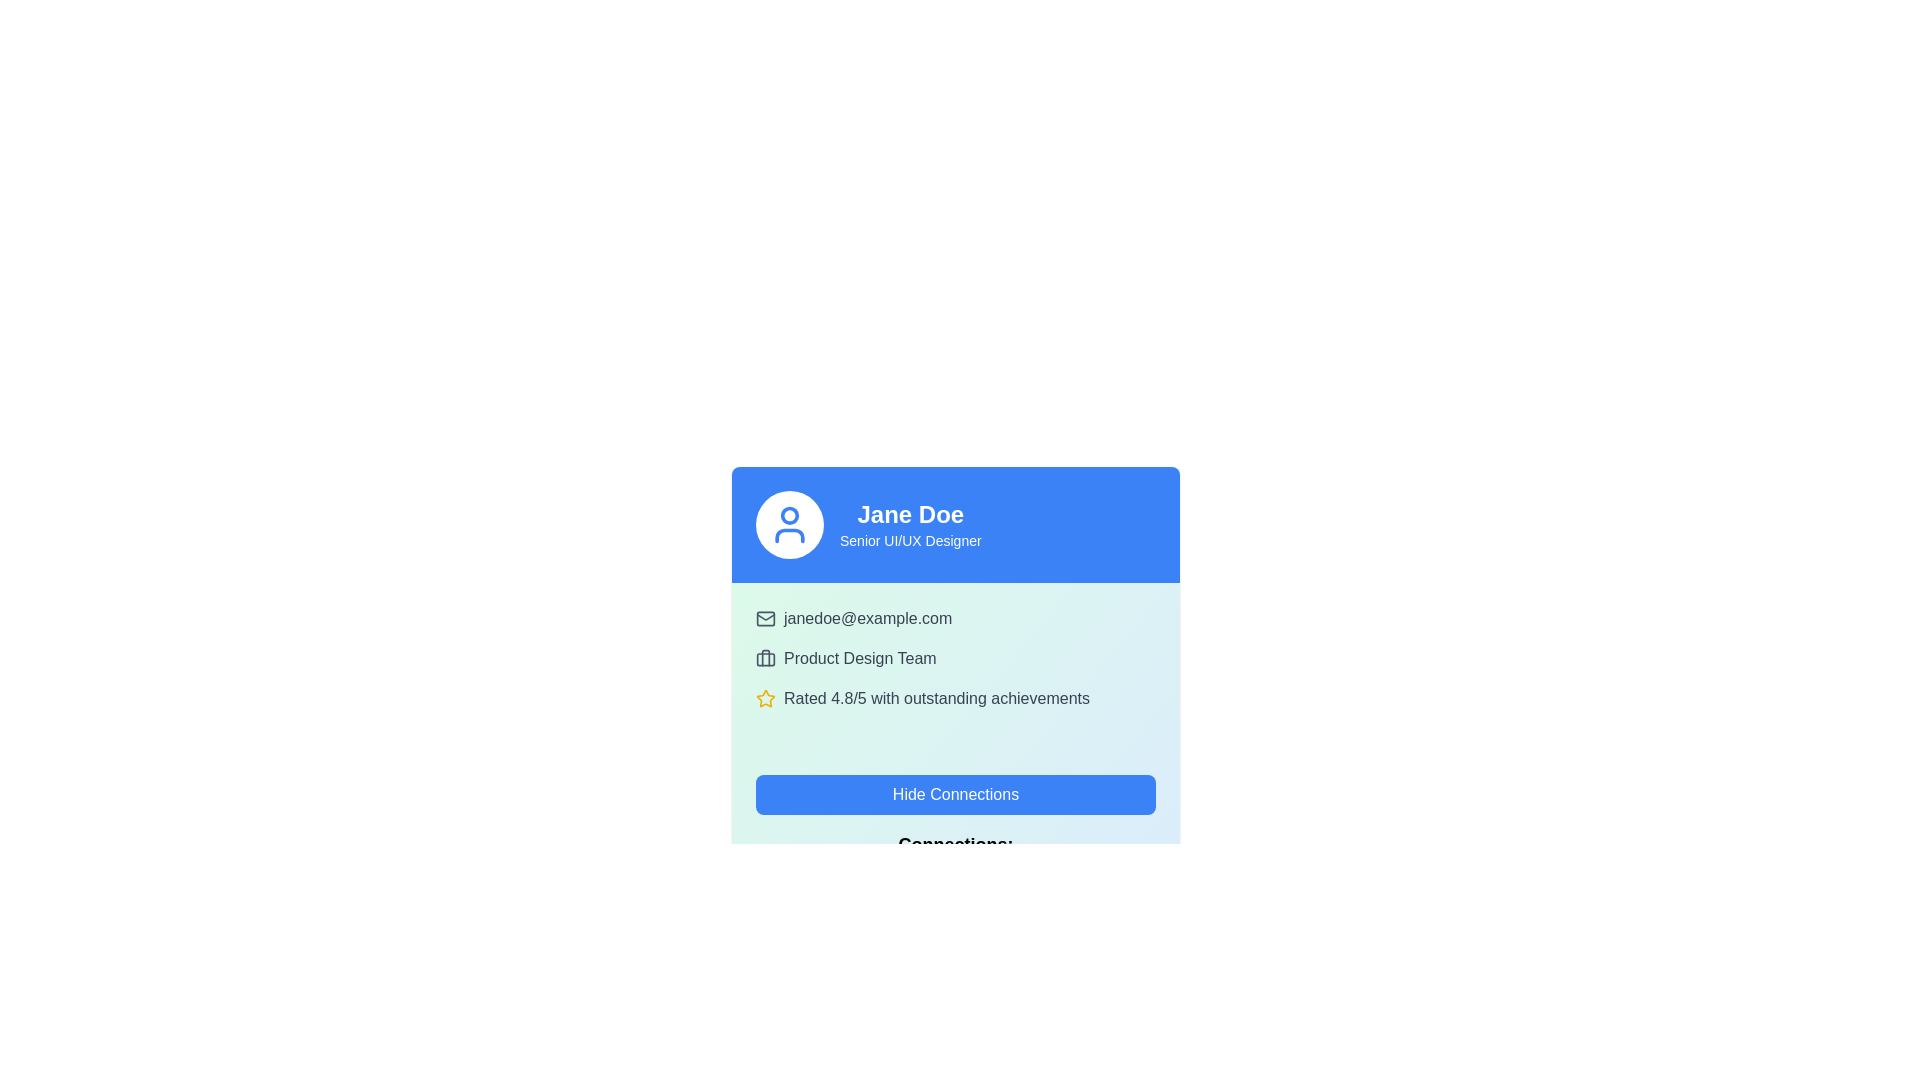 The image size is (1920, 1080). What do you see at coordinates (765, 617) in the screenshot?
I see `the email icon located to the left of 'janedoe@example.com', which serves as a decorative or informative element` at bounding box center [765, 617].